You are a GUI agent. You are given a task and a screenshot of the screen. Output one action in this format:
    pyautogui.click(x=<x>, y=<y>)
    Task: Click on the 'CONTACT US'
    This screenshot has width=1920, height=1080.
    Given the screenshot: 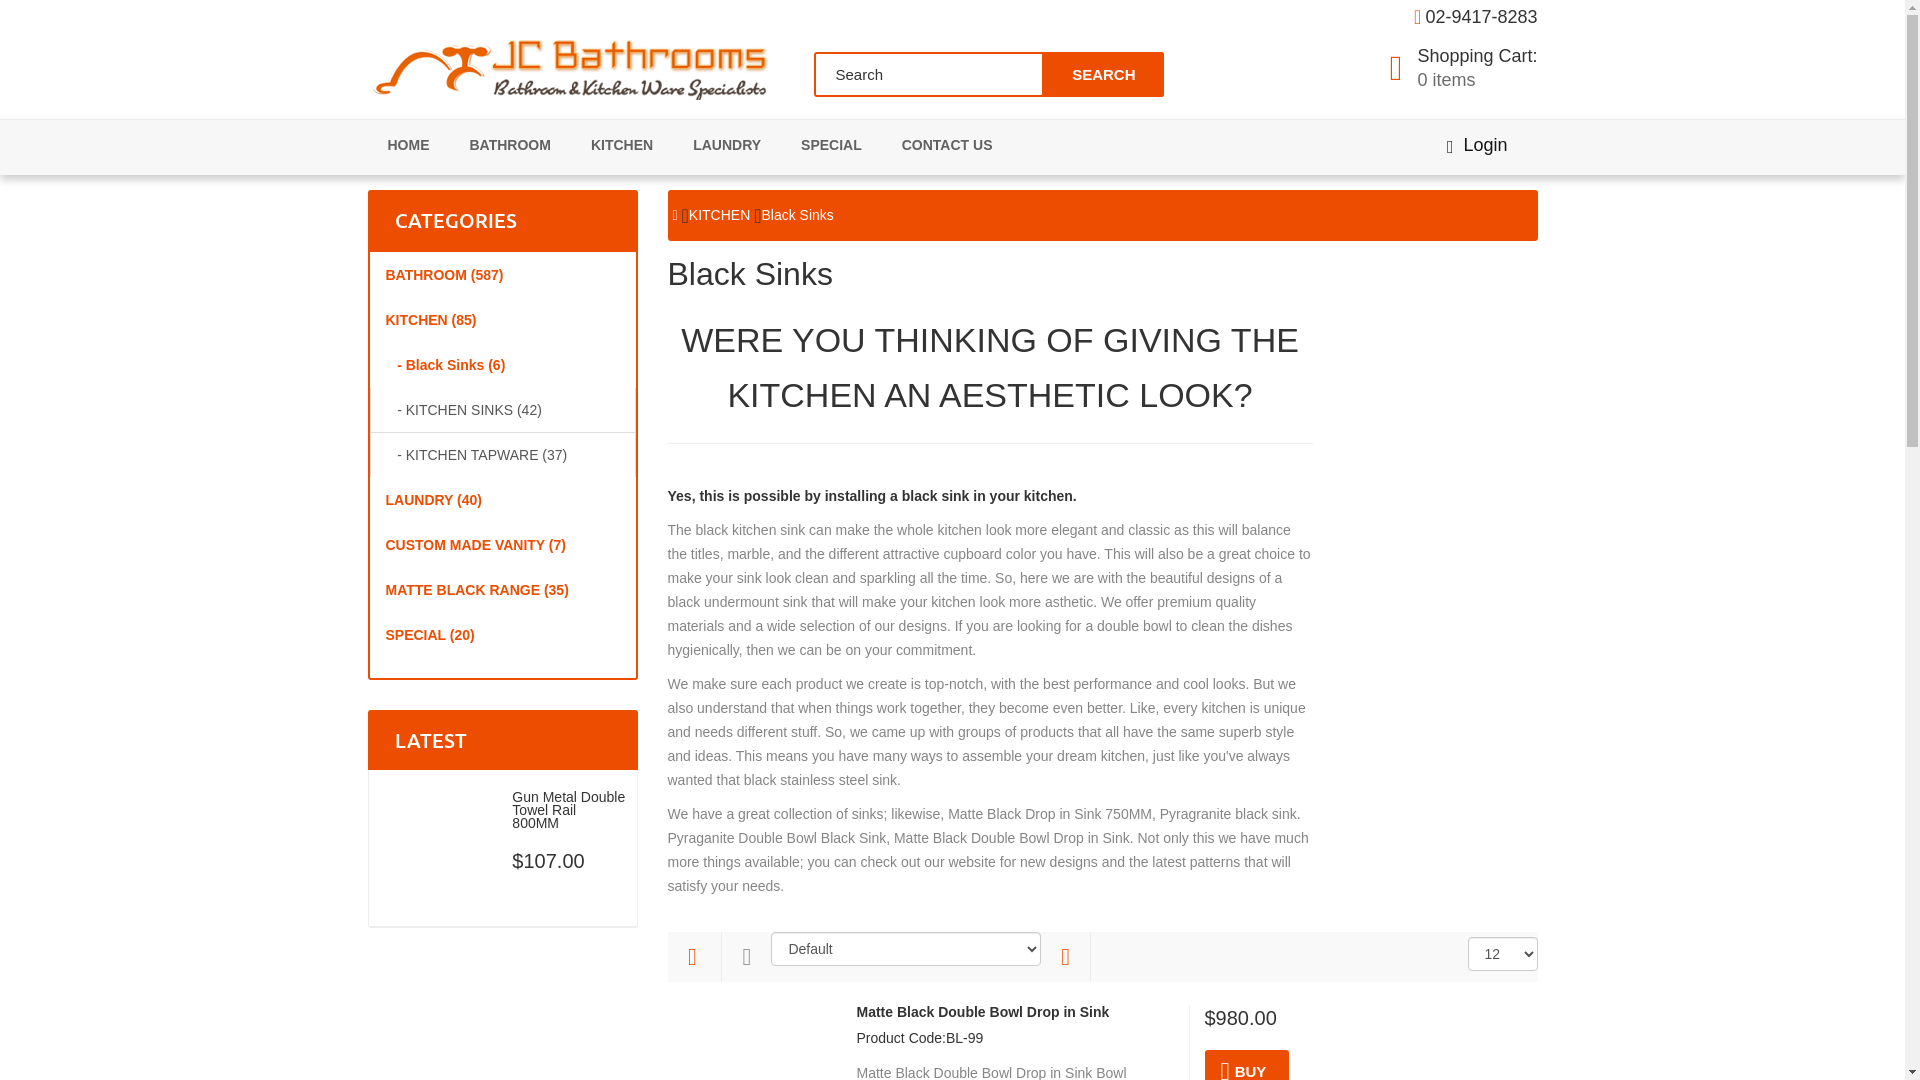 What is the action you would take?
    pyautogui.click(x=946, y=144)
    